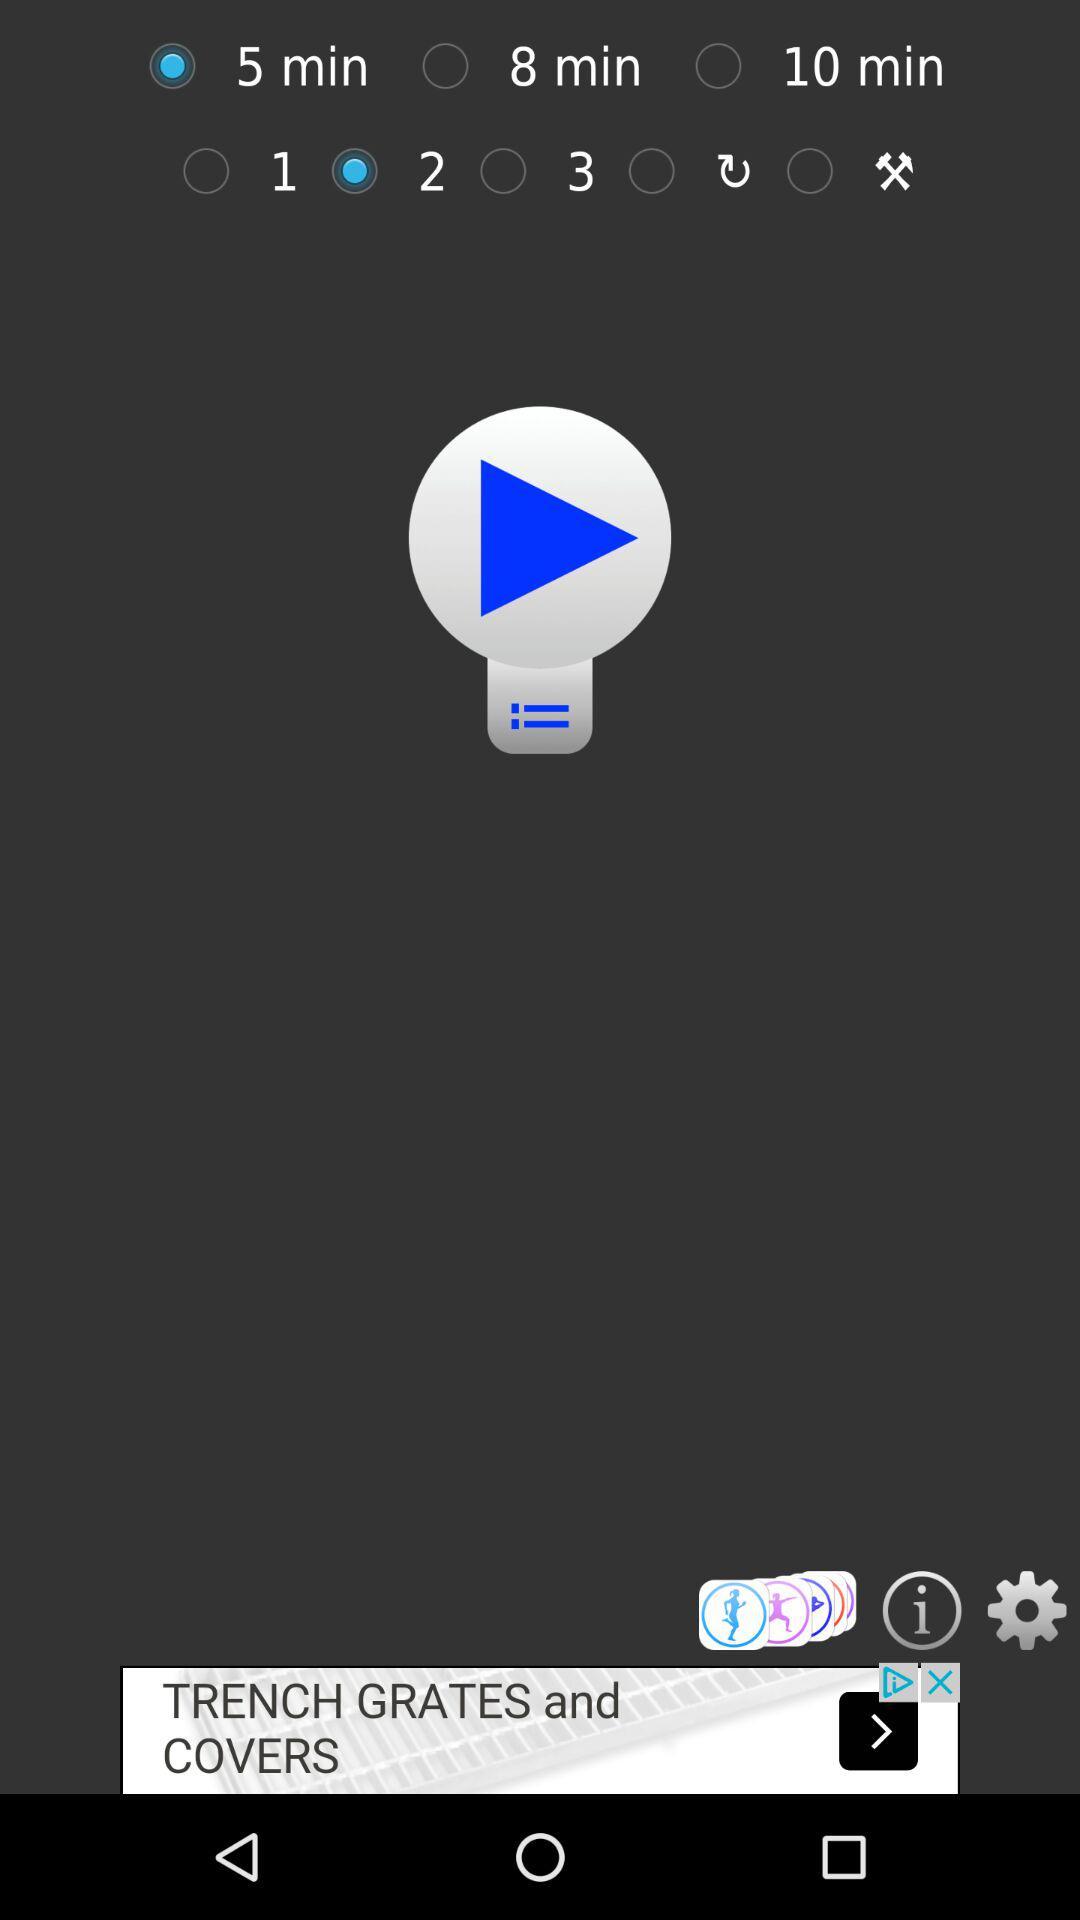  What do you see at coordinates (729, 66) in the screenshot?
I see `click this button to get 10 minutes of video` at bounding box center [729, 66].